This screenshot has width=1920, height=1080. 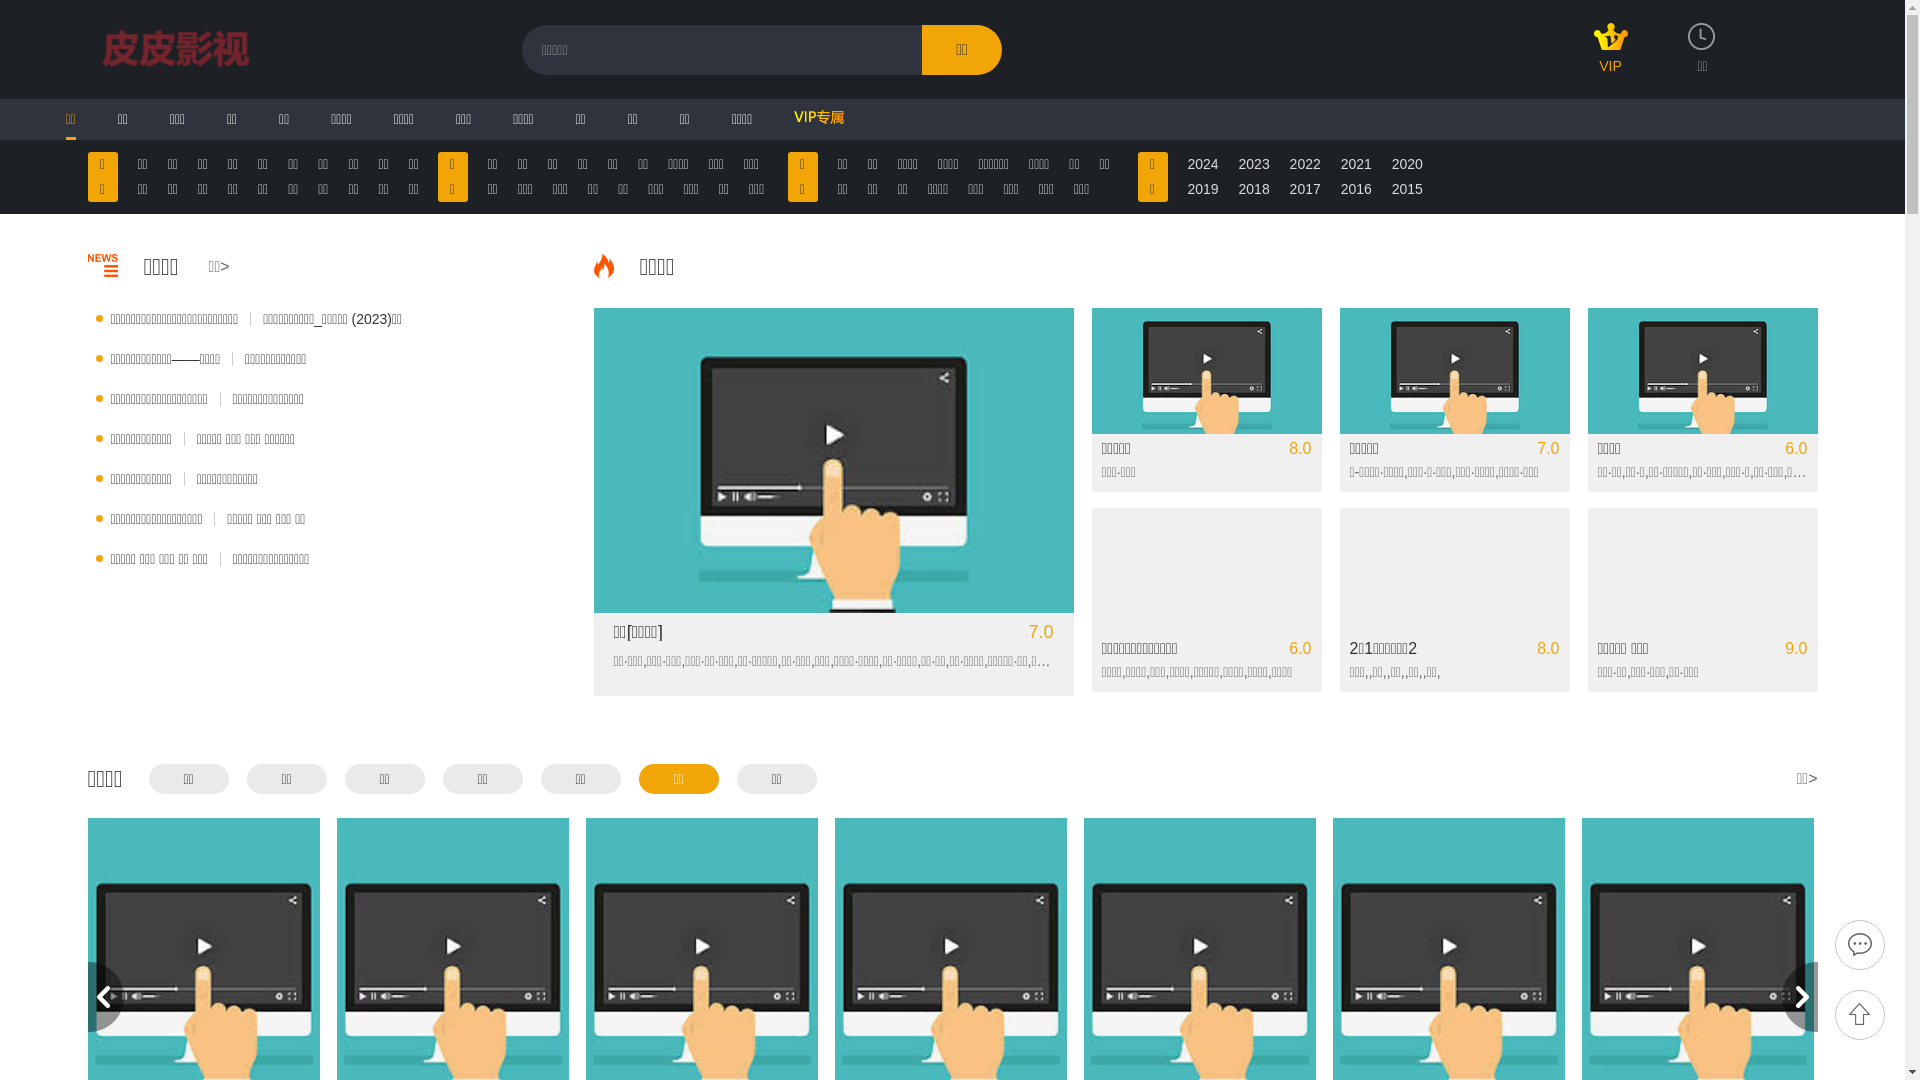 I want to click on '2021', so click(x=1356, y=163).